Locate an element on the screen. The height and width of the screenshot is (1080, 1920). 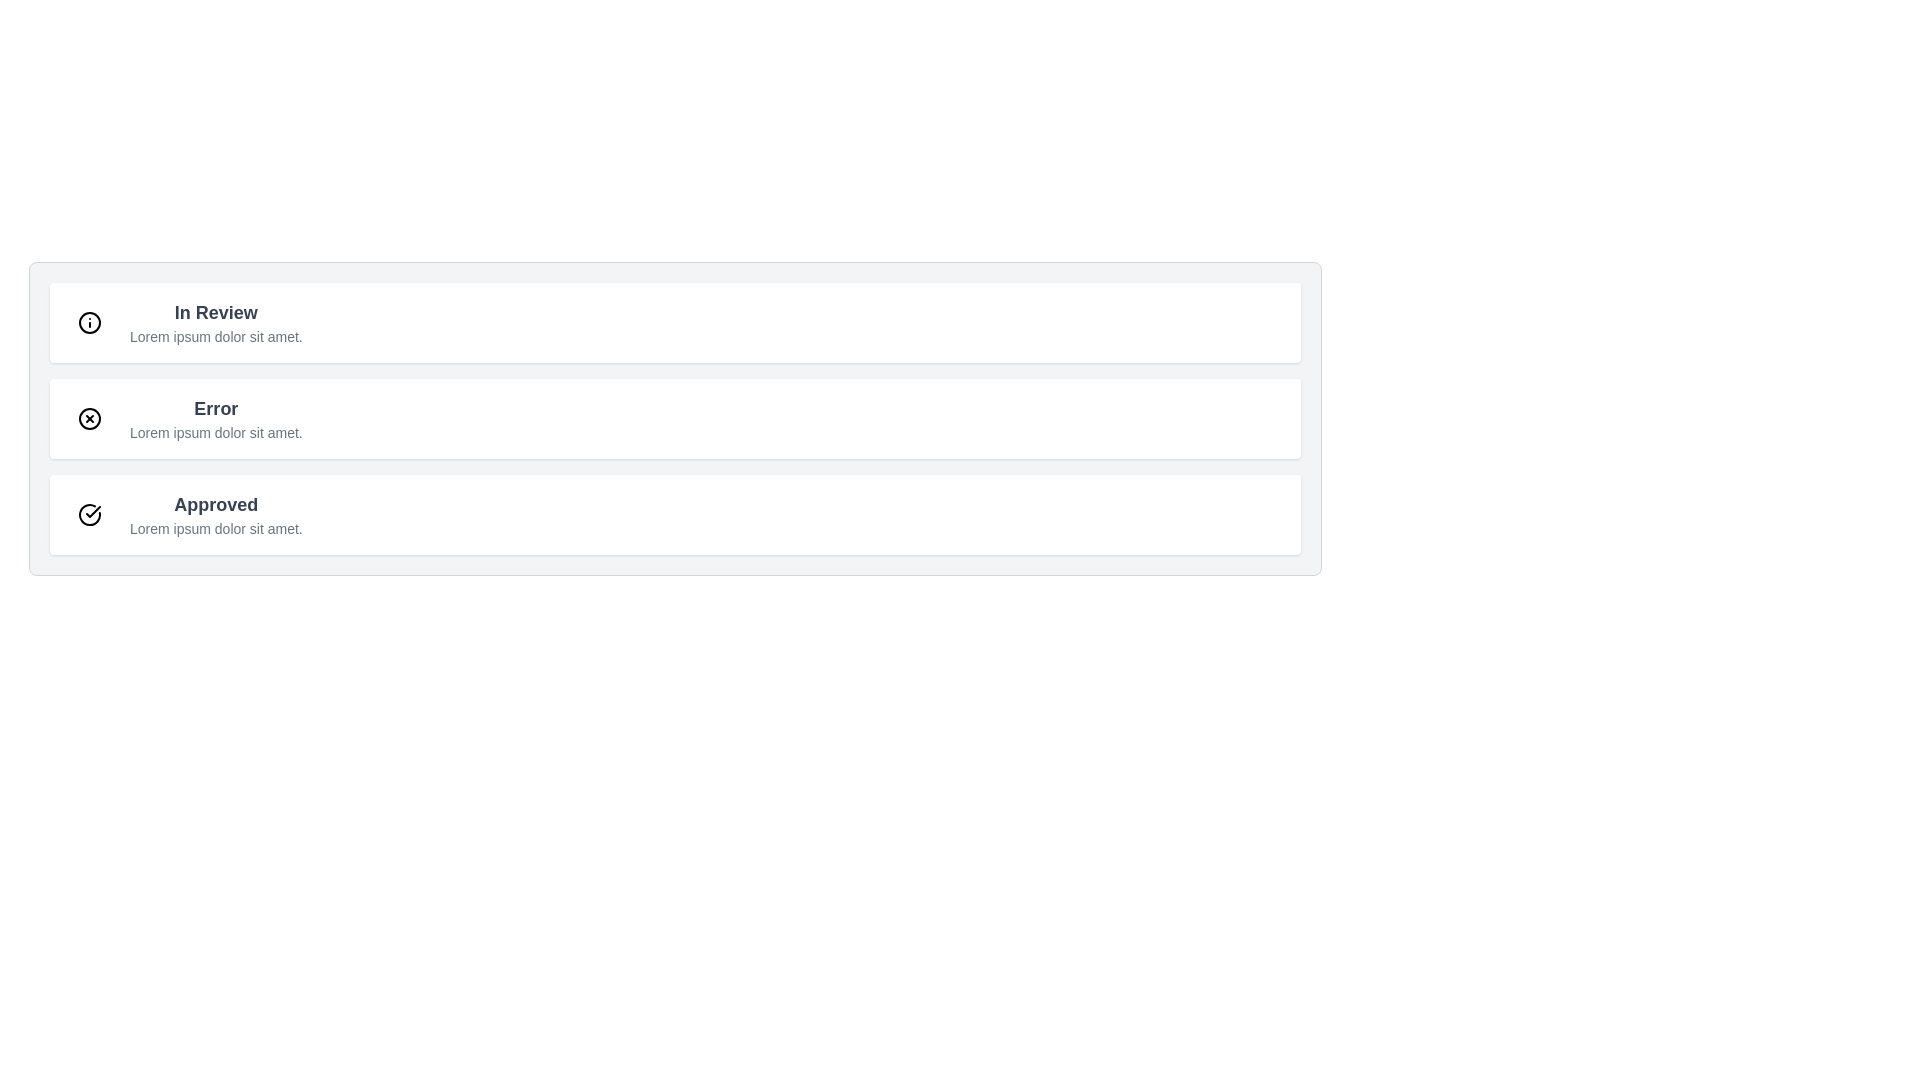
the circular segment of the status icon indicating approval, located to the left of the label 'Approved' in the last box of a three-item list is located at coordinates (89, 514).